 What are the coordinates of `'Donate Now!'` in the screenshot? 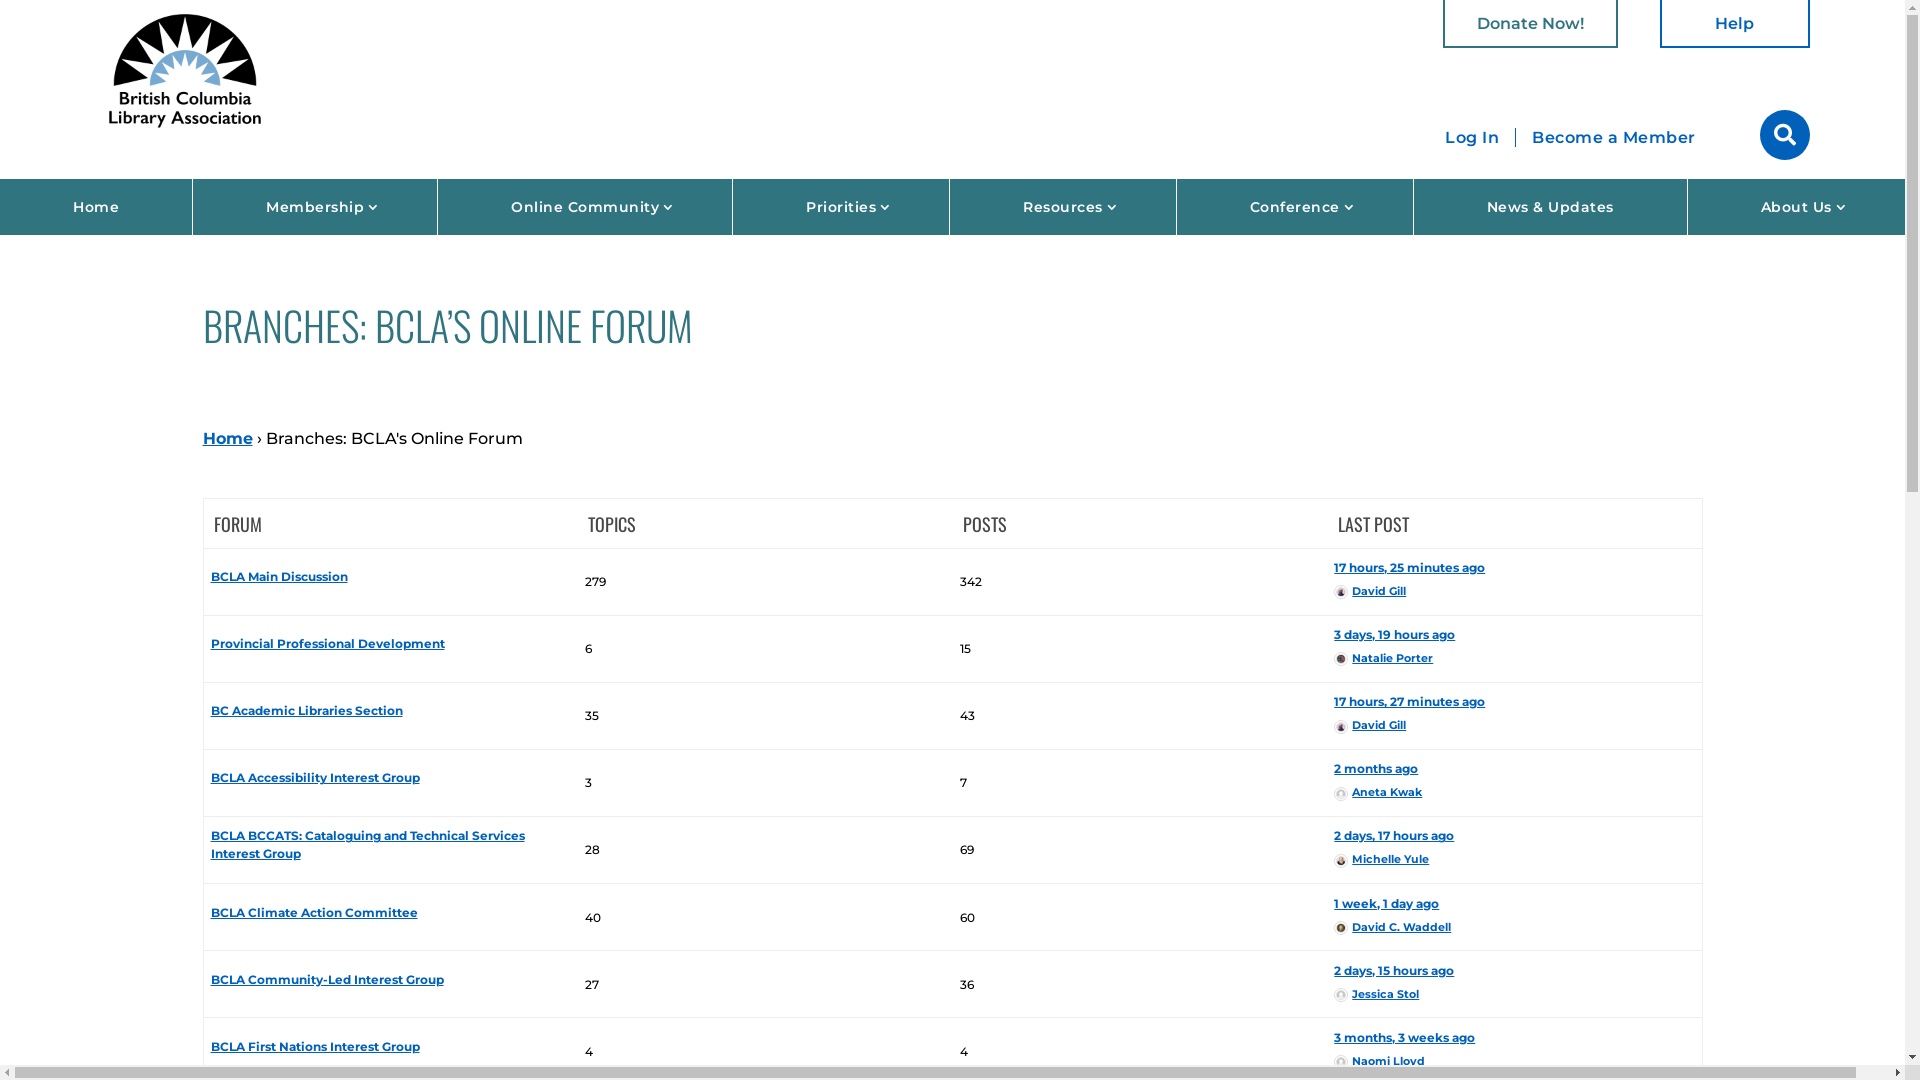 It's located at (1529, 23).